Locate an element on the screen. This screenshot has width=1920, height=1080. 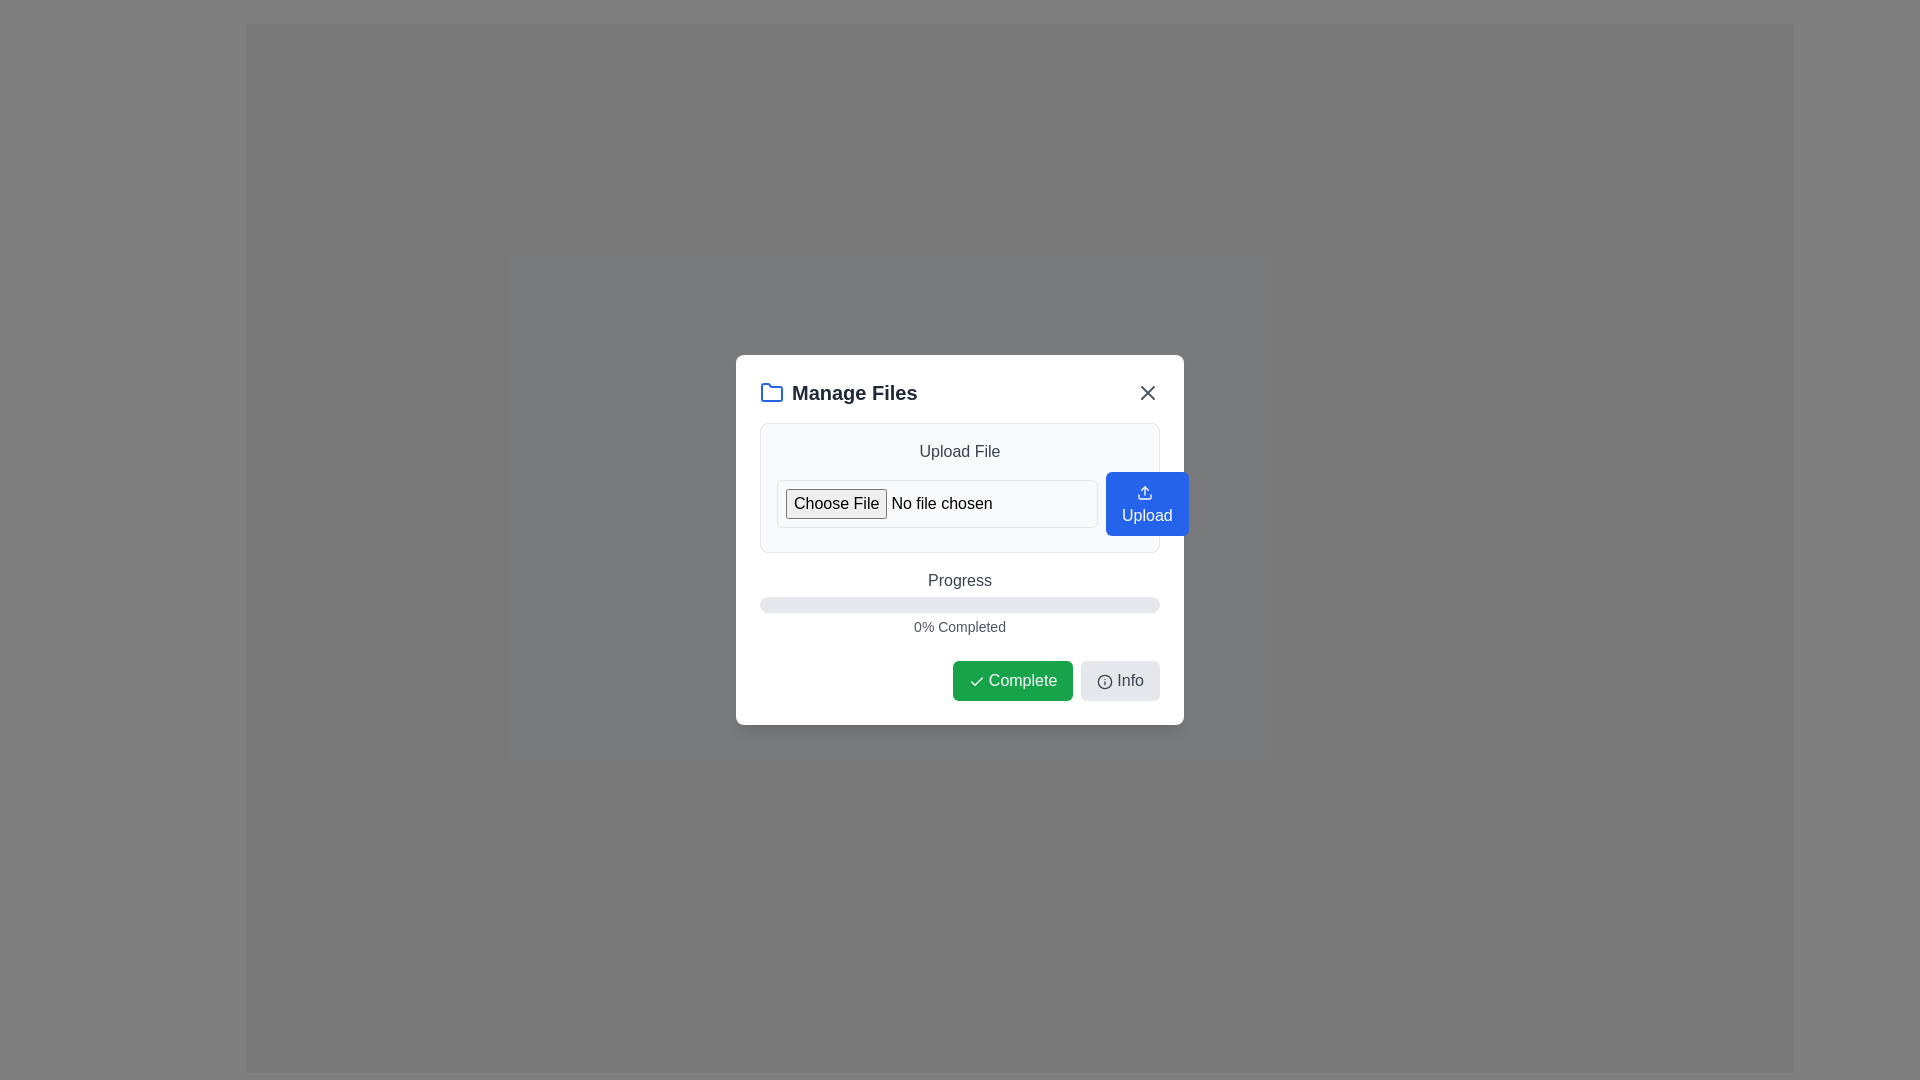
the text label indicating the functionality of the modal related to managing files, which is positioned to the right of a folder icon in the upper section of the modal window is located at coordinates (854, 393).